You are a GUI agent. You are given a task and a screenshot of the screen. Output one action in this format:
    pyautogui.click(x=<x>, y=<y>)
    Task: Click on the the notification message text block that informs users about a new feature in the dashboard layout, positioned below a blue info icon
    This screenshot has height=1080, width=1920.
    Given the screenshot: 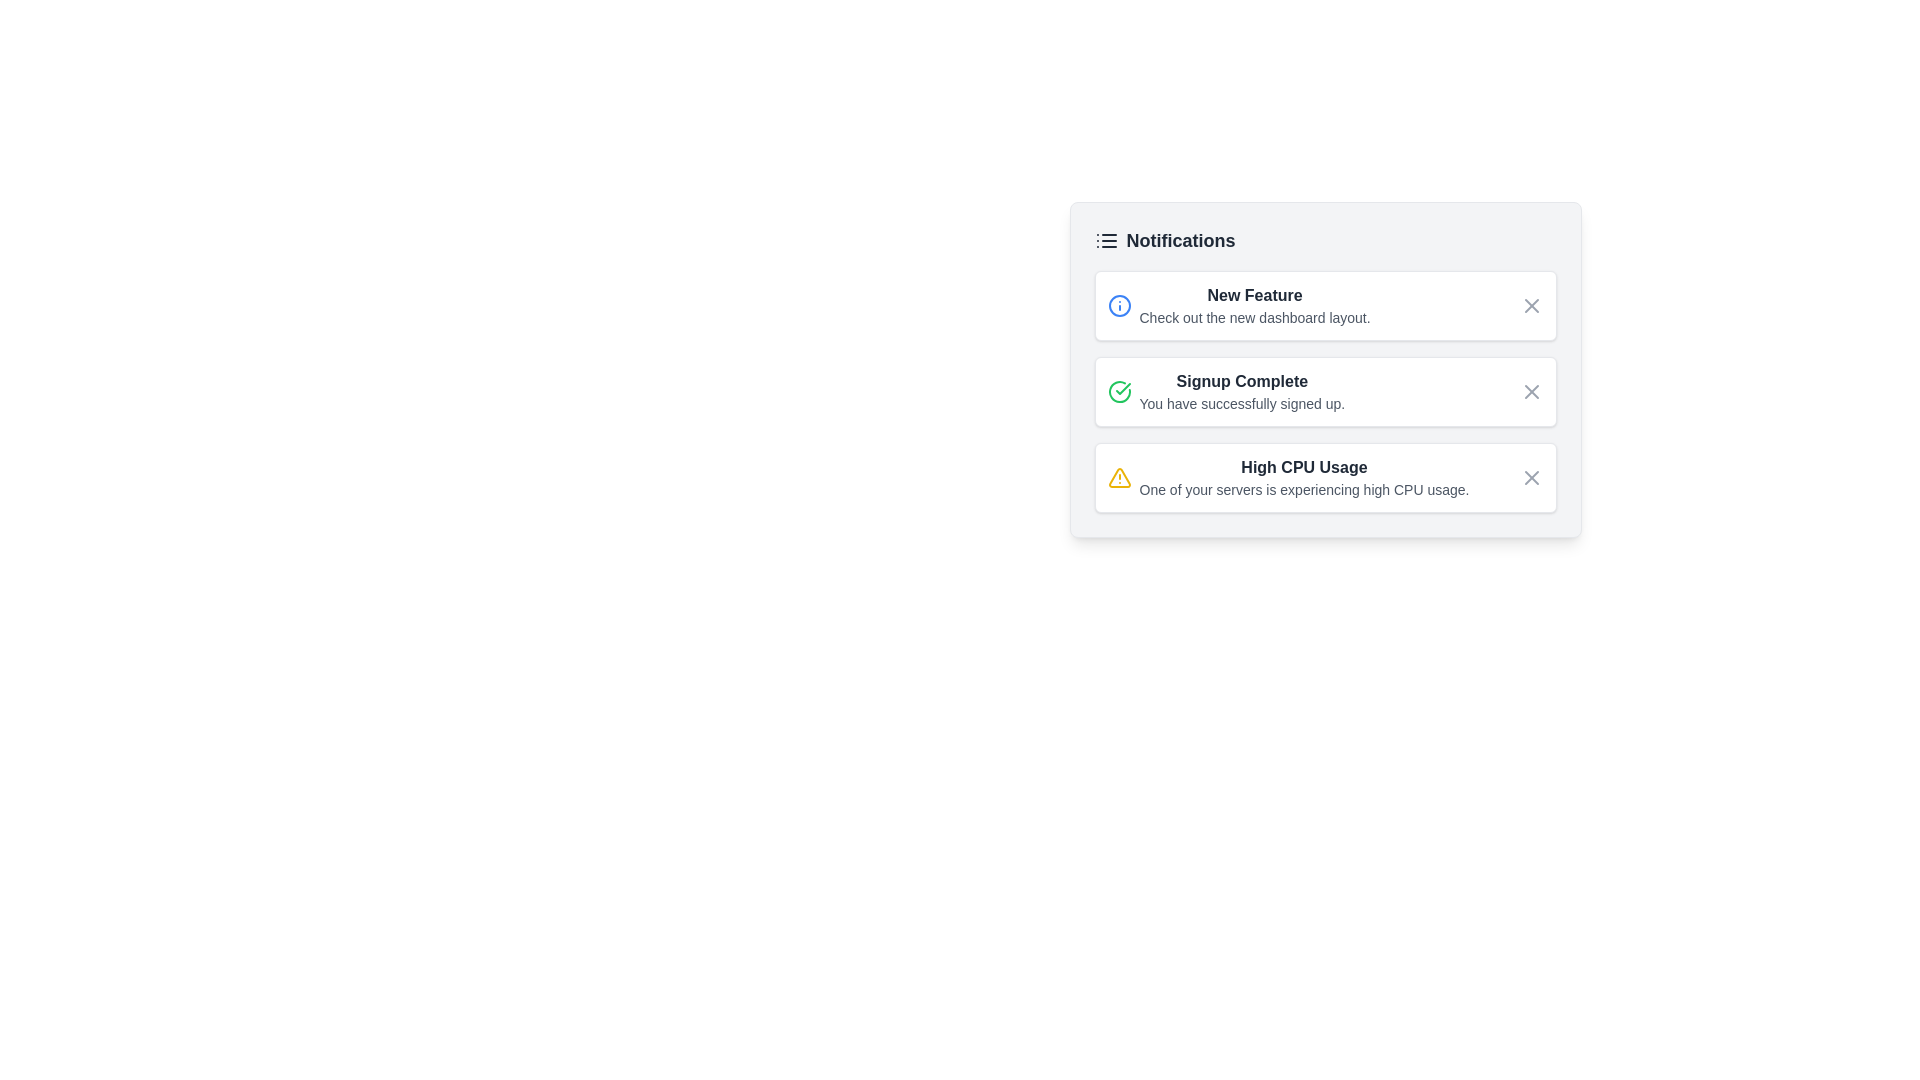 What is the action you would take?
    pyautogui.click(x=1254, y=305)
    